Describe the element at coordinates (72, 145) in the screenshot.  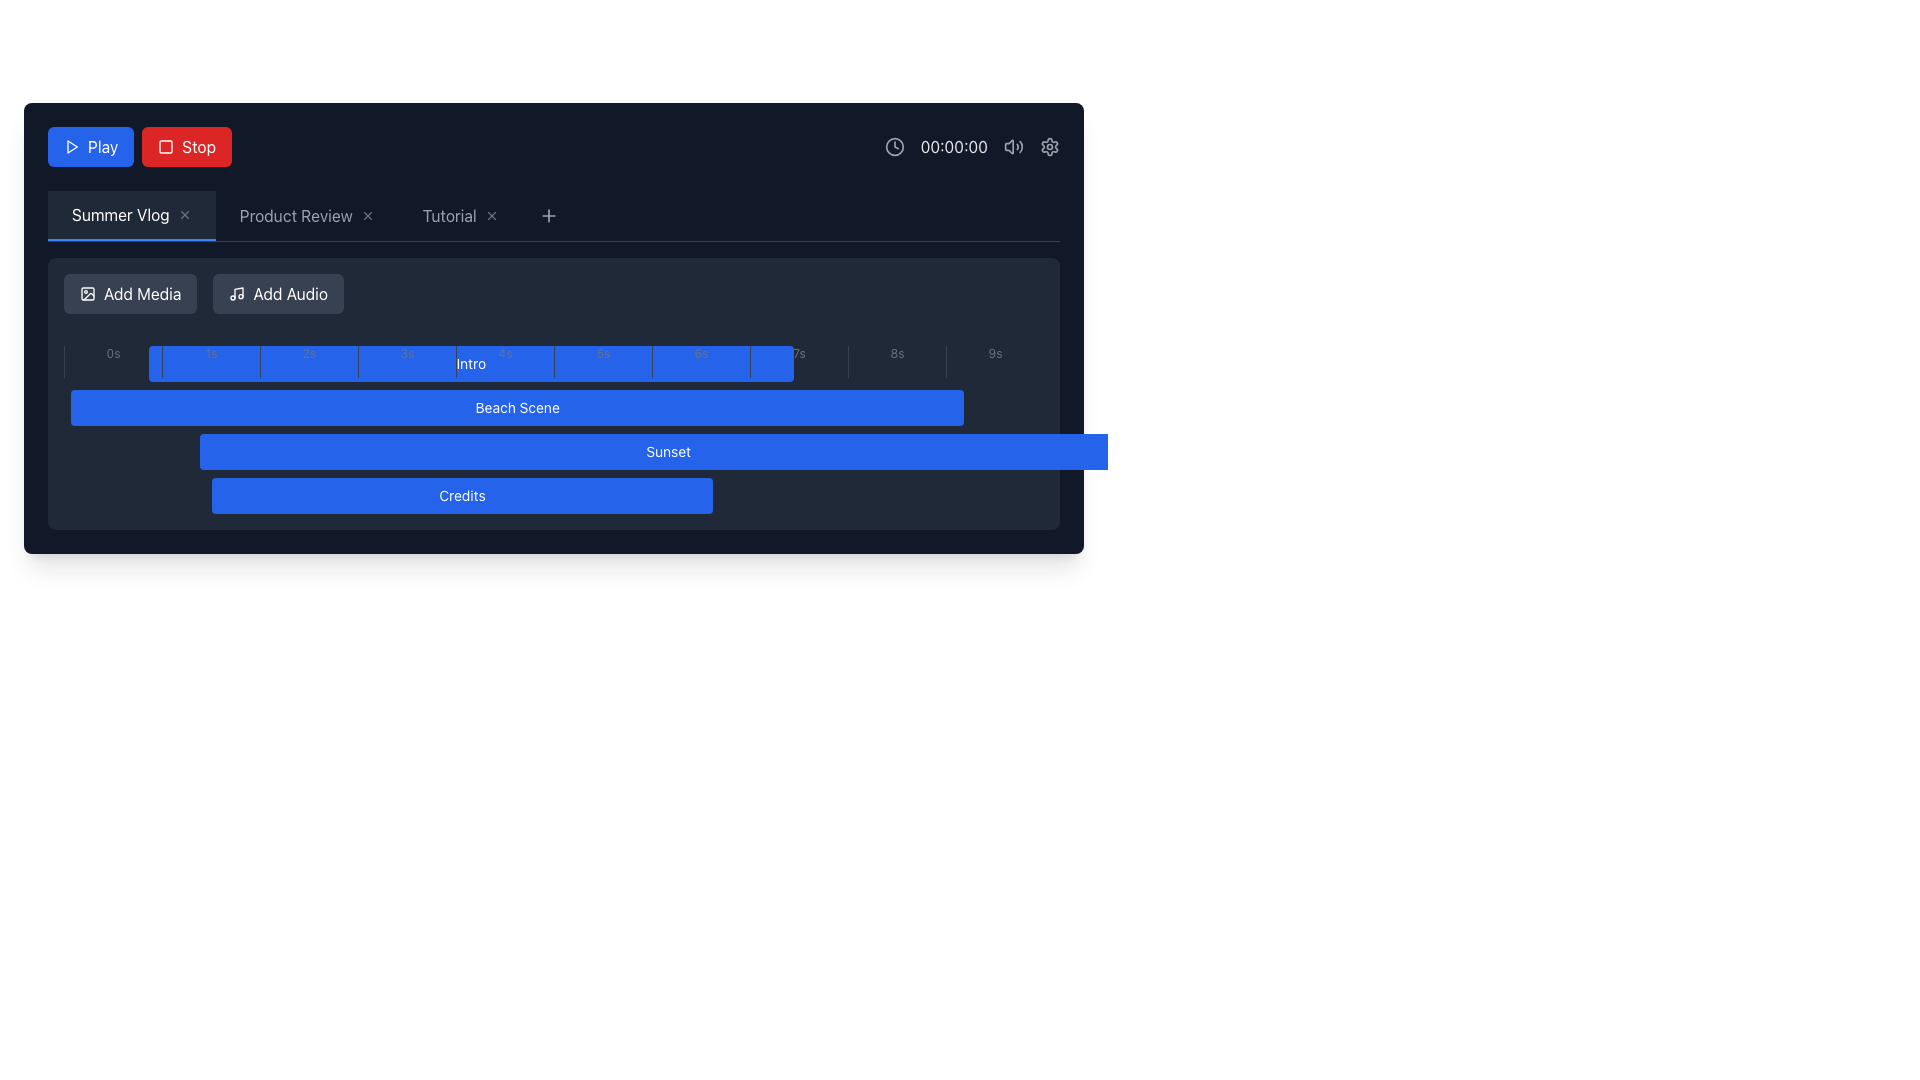
I see `the triangular 'Play' icon located to the left of the text 'Play'` at that location.